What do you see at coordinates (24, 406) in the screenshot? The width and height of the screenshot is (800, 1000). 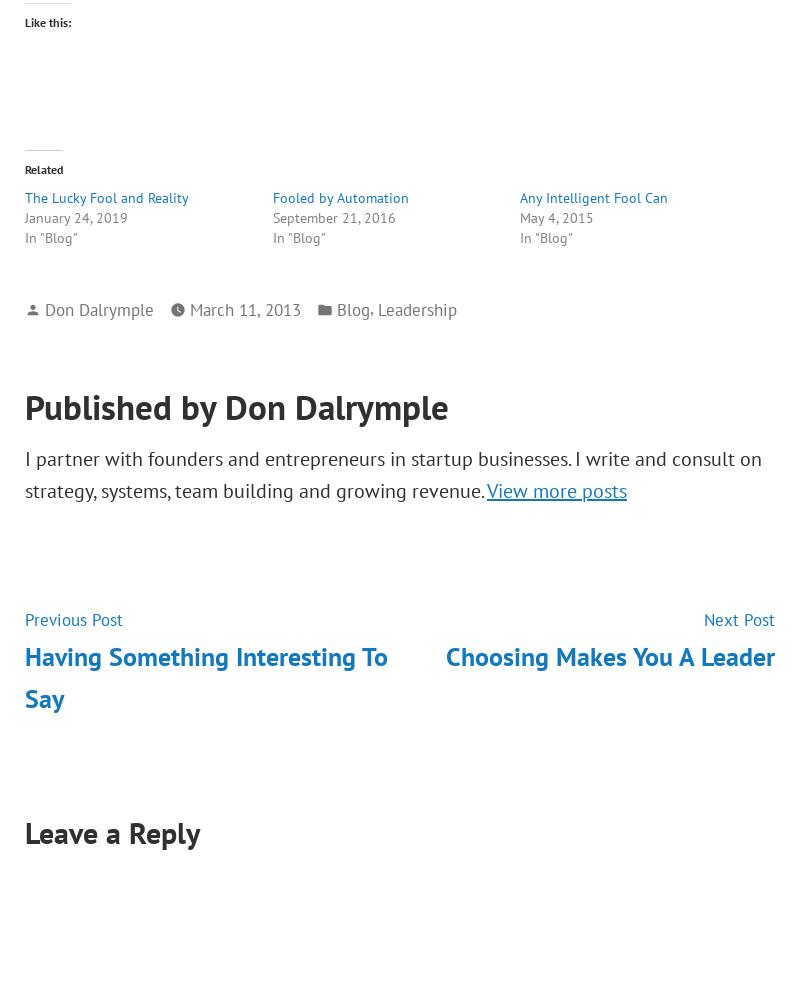 I see `'Published by Don Dalrymple'` at bounding box center [24, 406].